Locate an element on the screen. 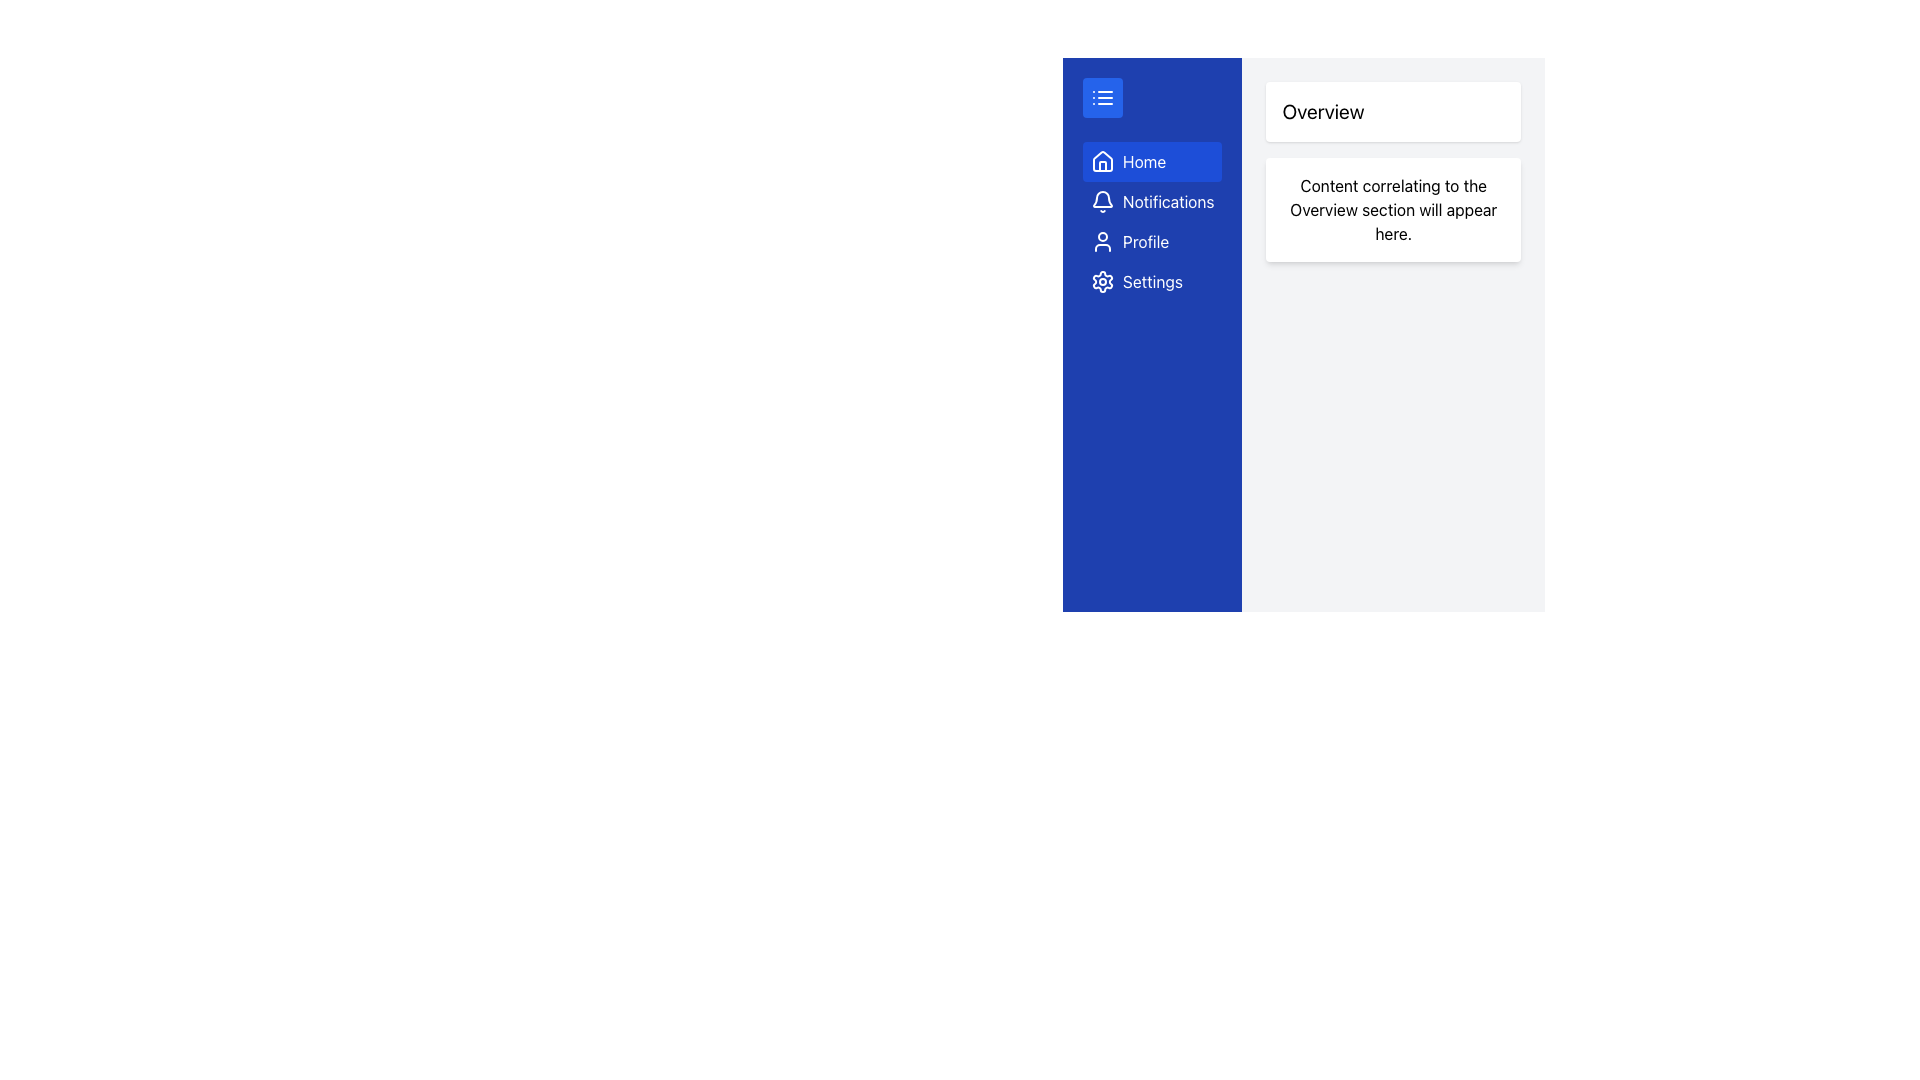 This screenshot has width=1920, height=1080. the 'Notifications' text label in the vertical navigation menu is located at coordinates (1168, 201).